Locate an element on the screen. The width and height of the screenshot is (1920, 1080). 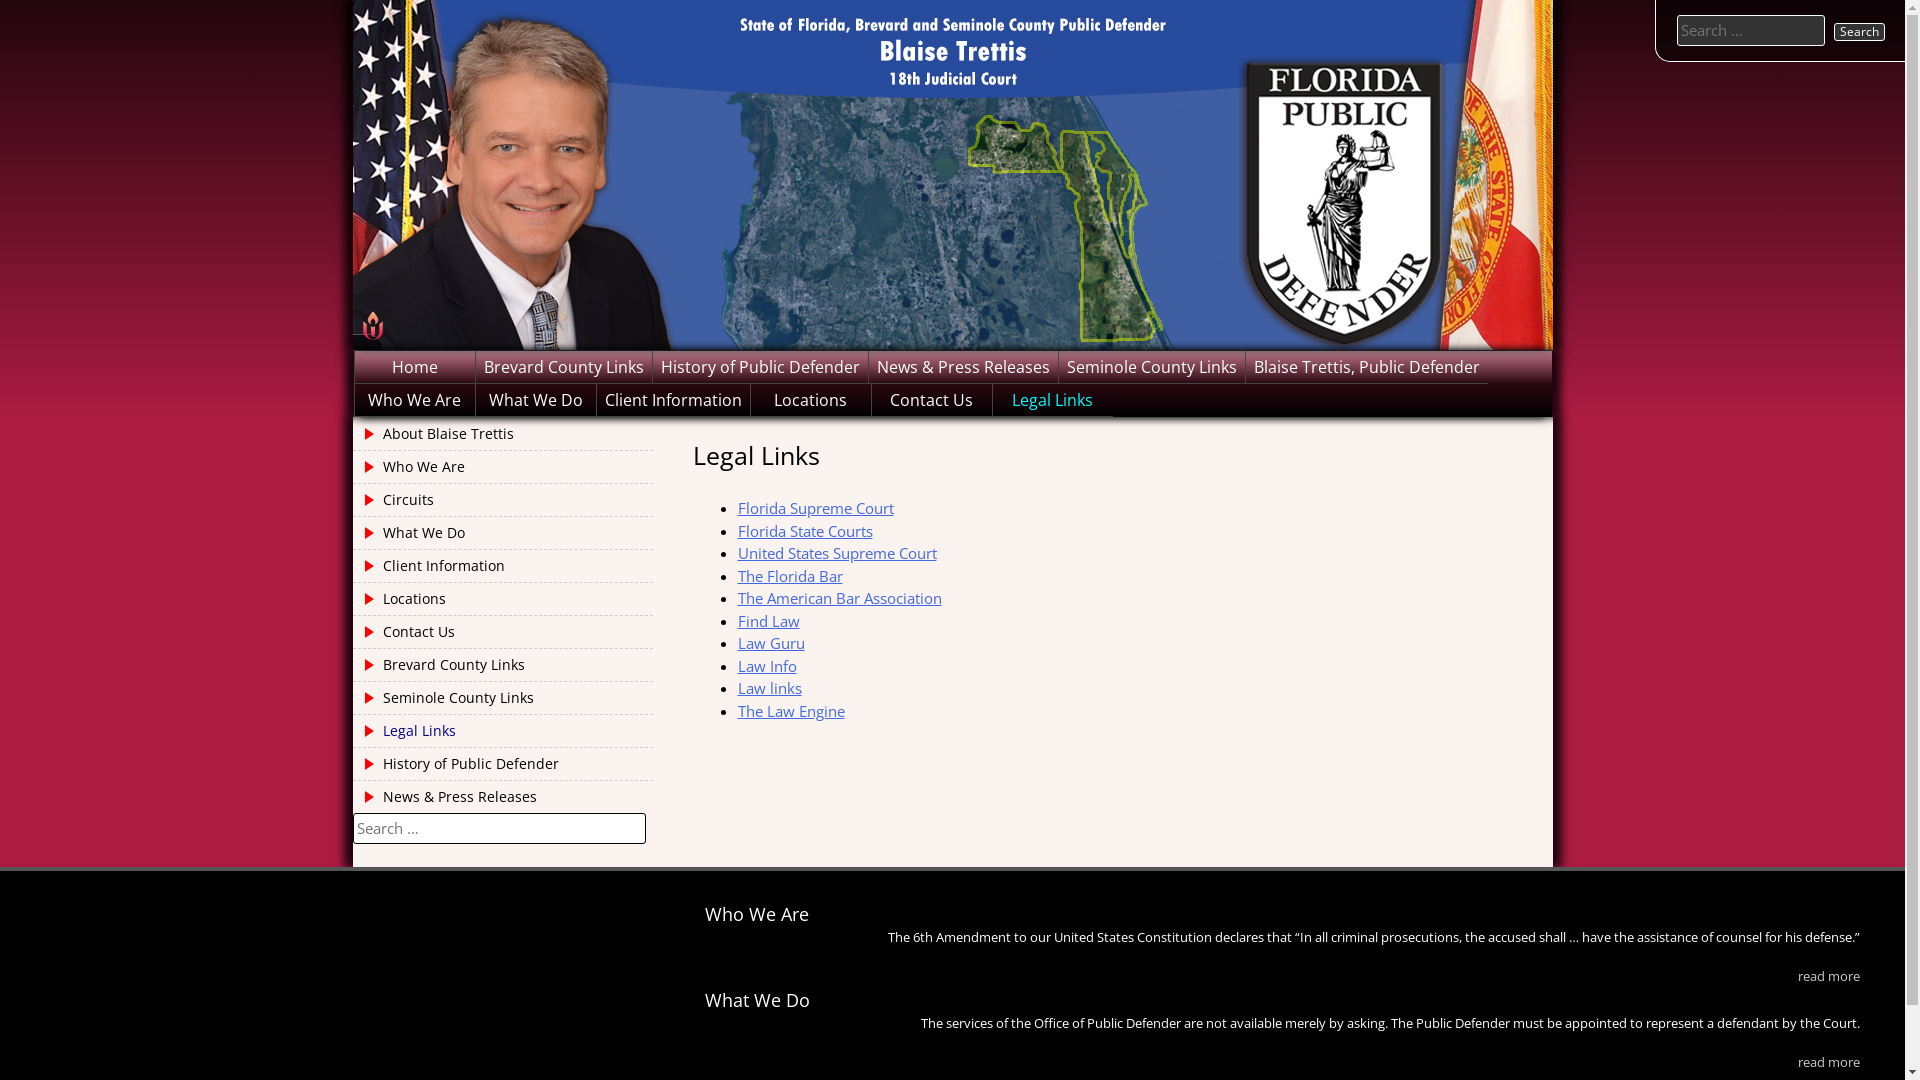
'Law links' is located at coordinates (768, 686).